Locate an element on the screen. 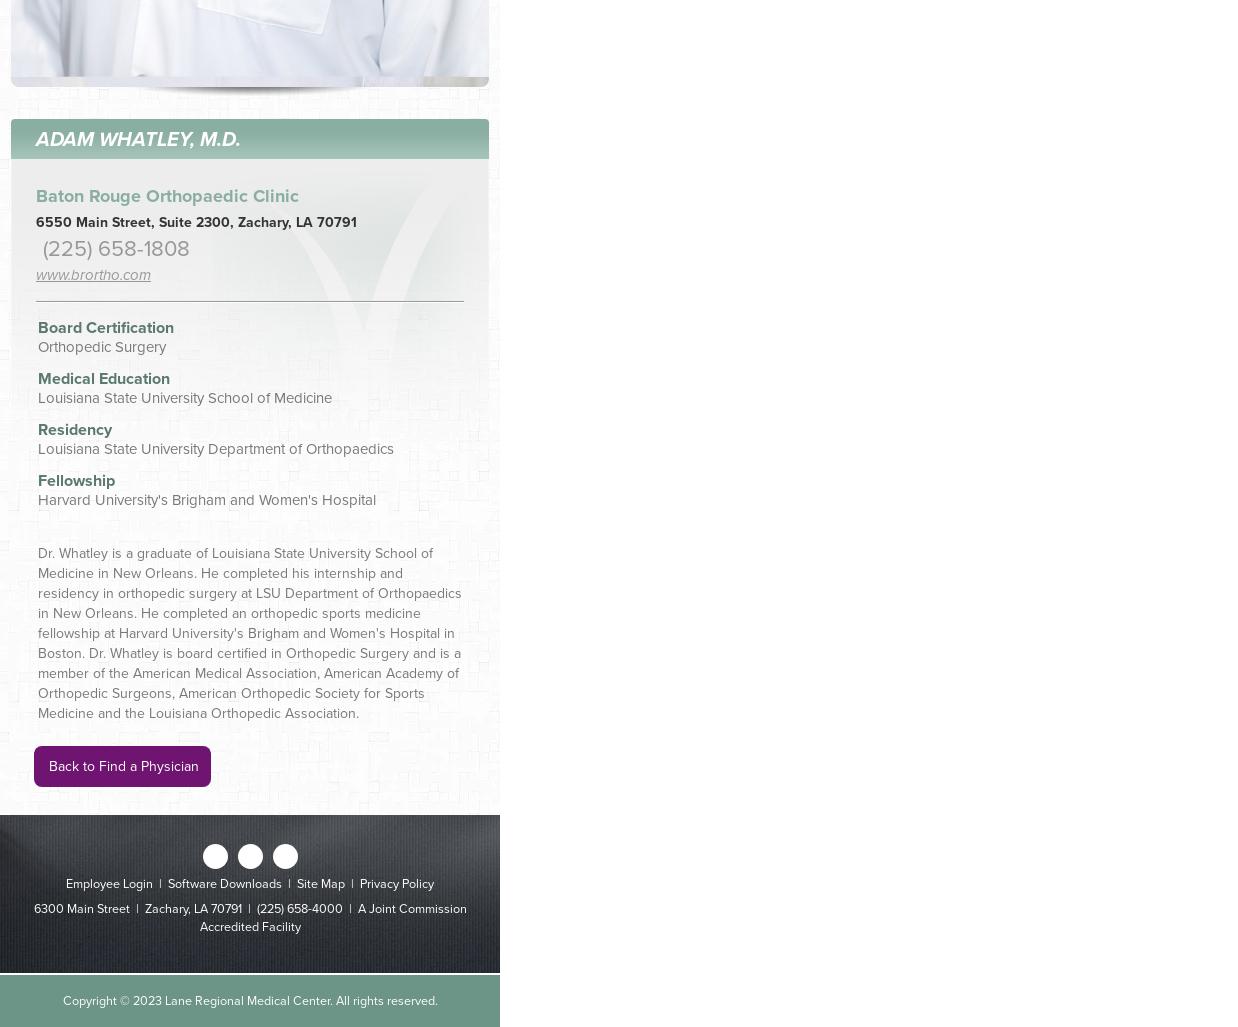 The image size is (1238, 1027). 'Adam Whatley, M.D.' is located at coordinates (35, 138).